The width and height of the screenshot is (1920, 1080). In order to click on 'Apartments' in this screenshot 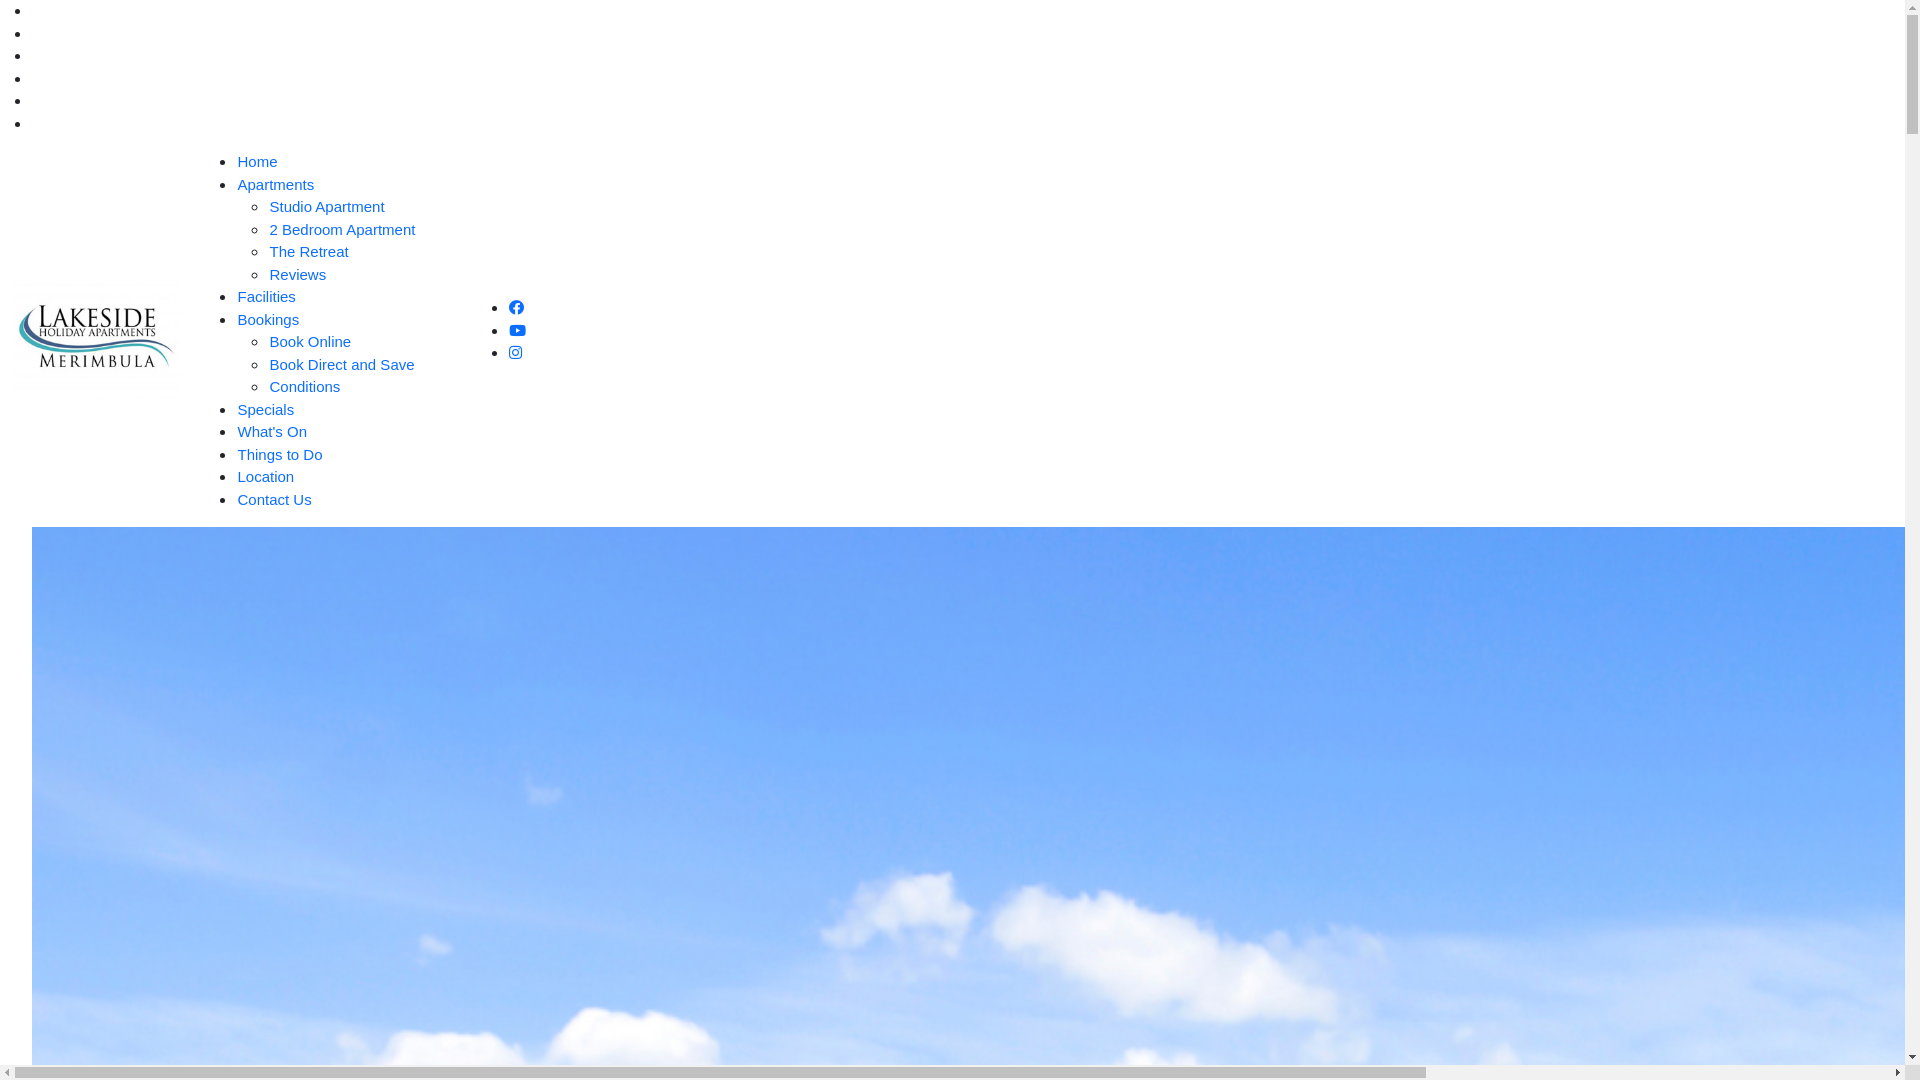, I will do `click(274, 184)`.